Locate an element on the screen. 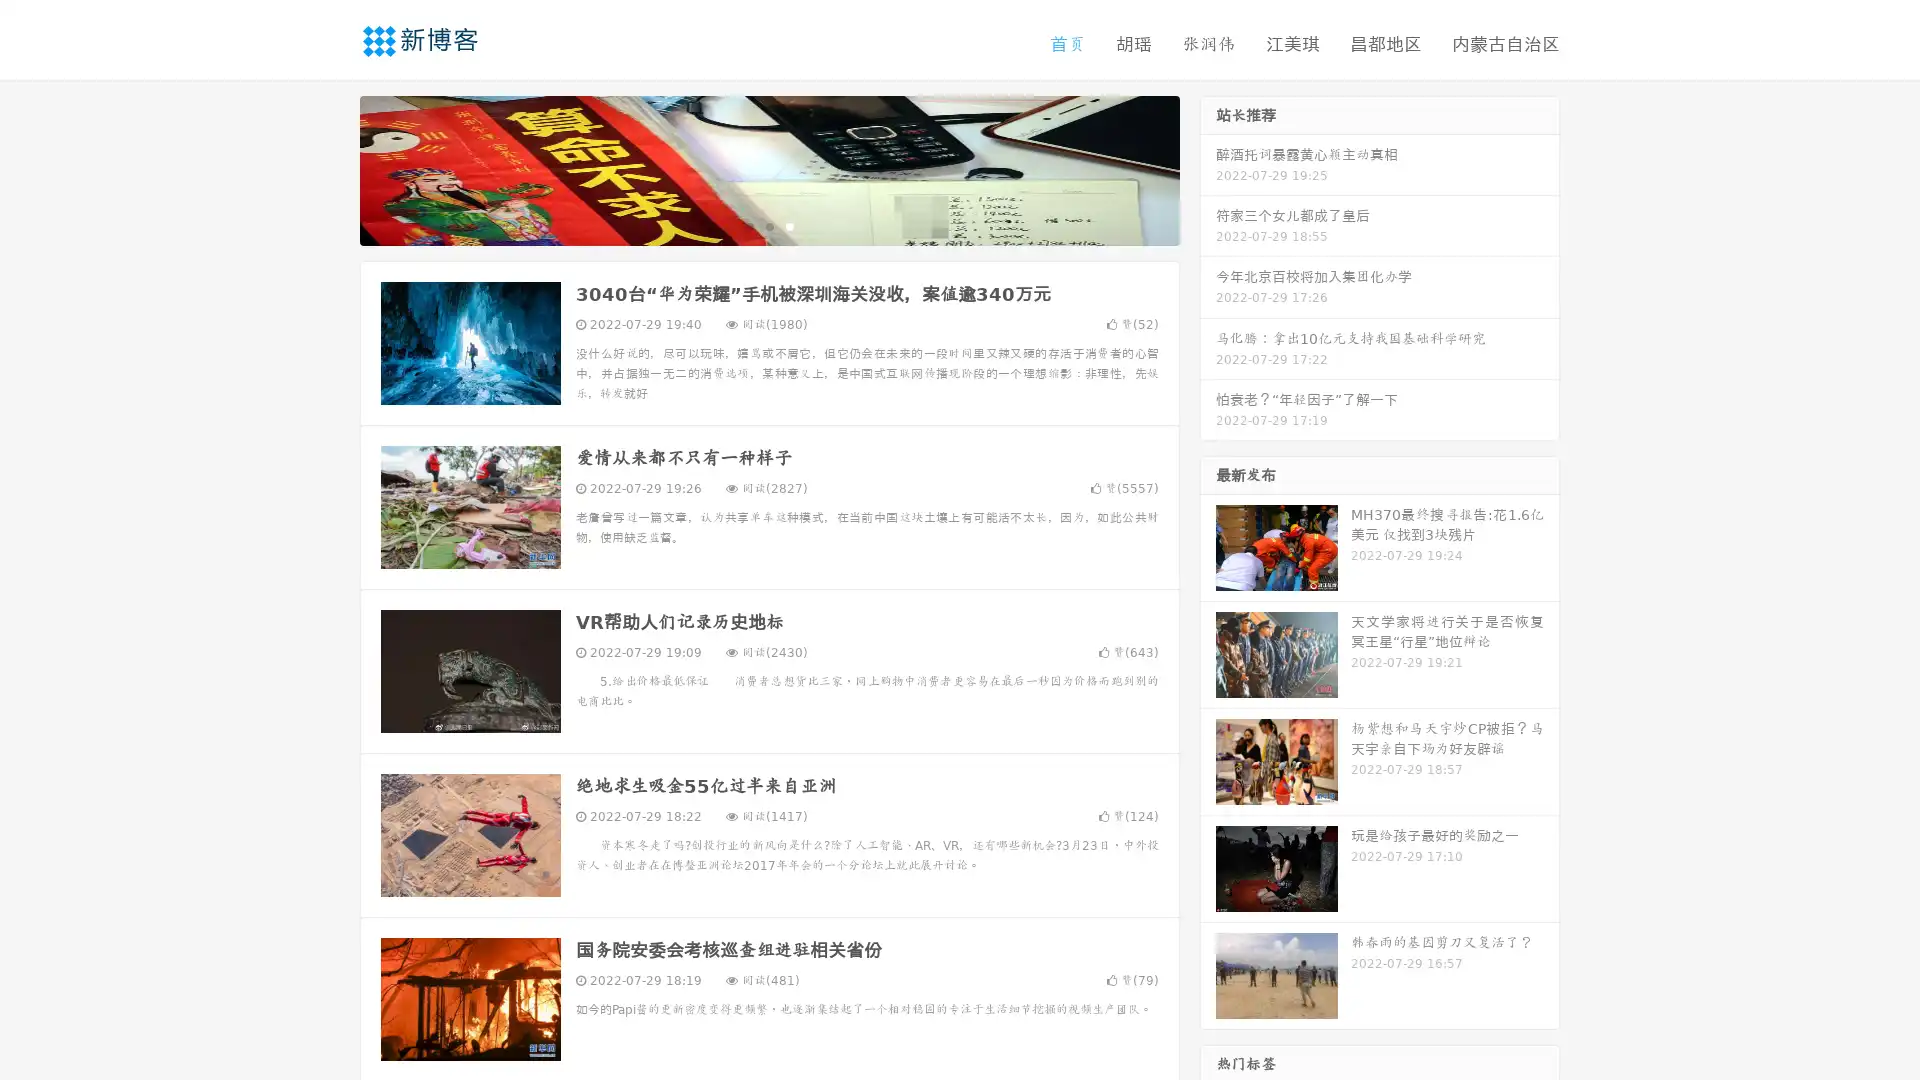 The image size is (1920, 1080). Next slide is located at coordinates (1208, 168).